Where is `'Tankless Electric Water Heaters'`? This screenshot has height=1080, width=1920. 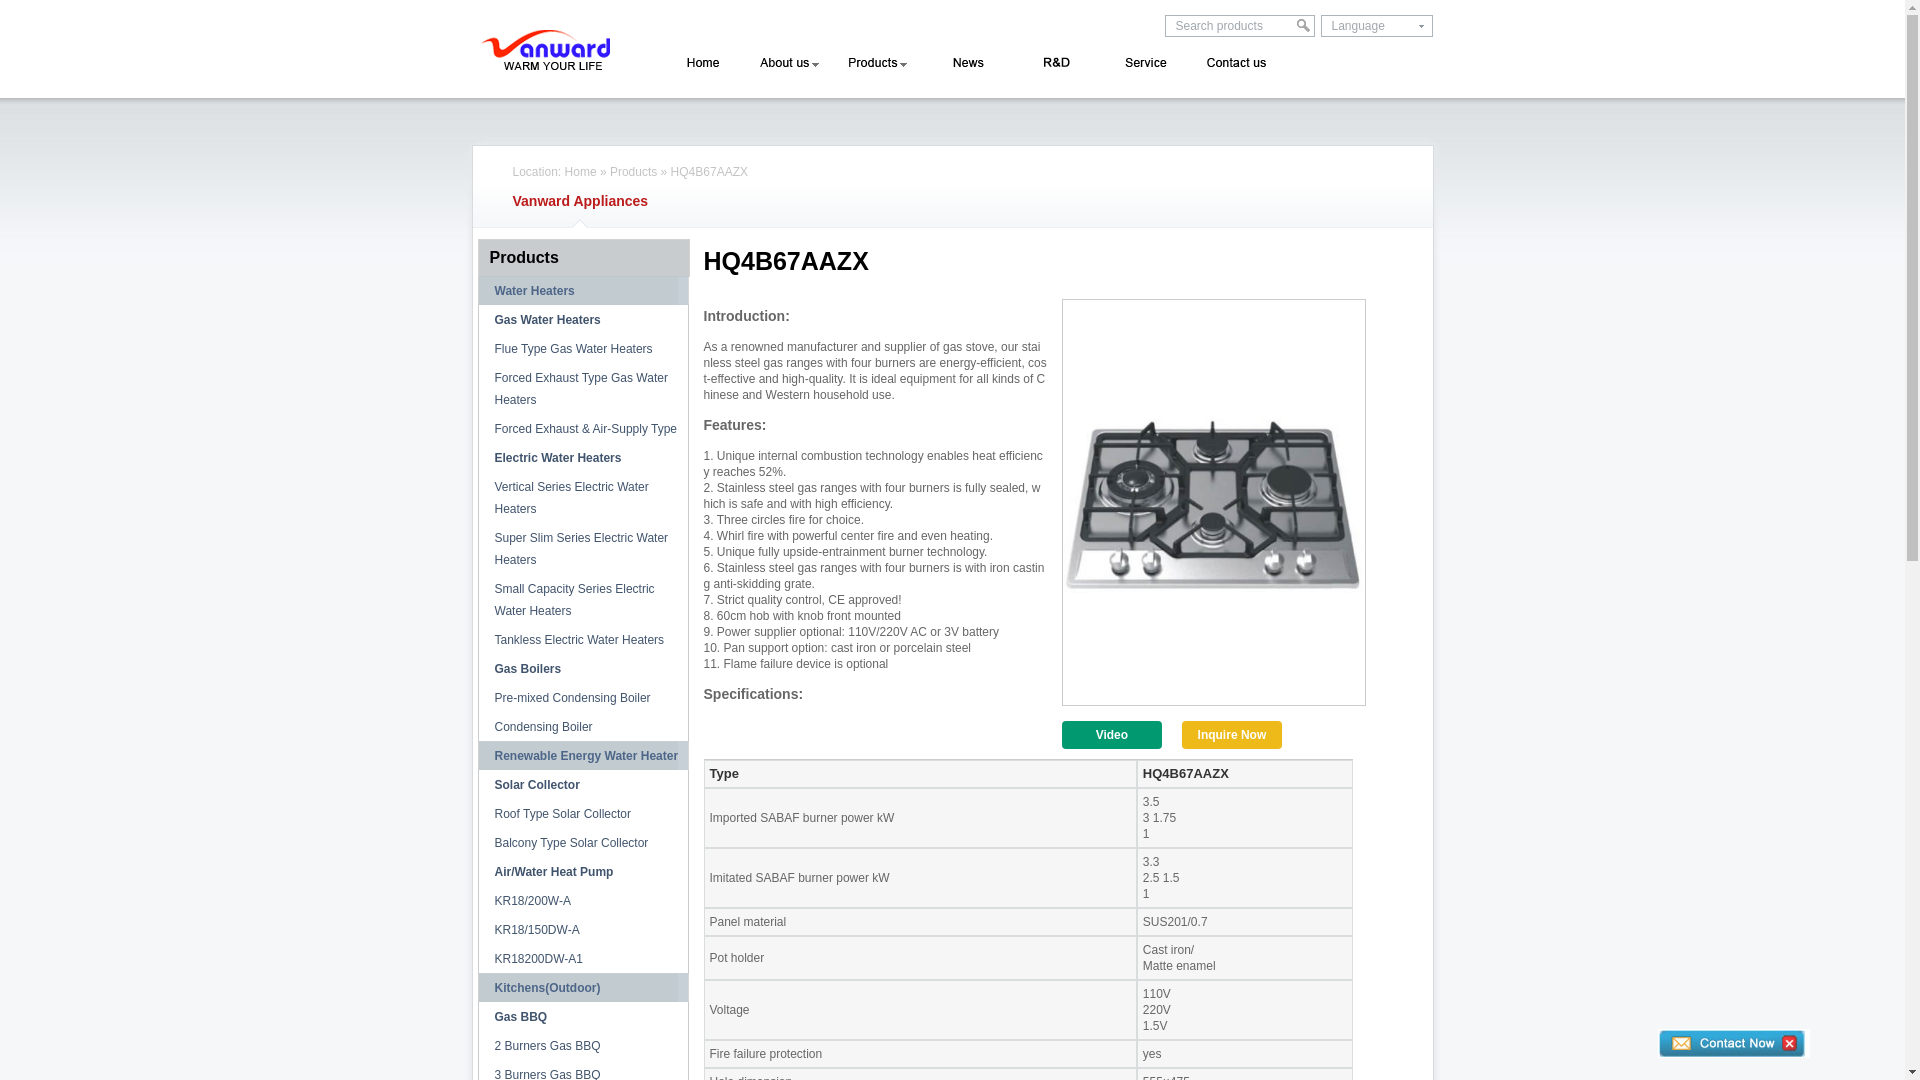
'Tankless Electric Water Heaters' is located at coordinates (582, 640).